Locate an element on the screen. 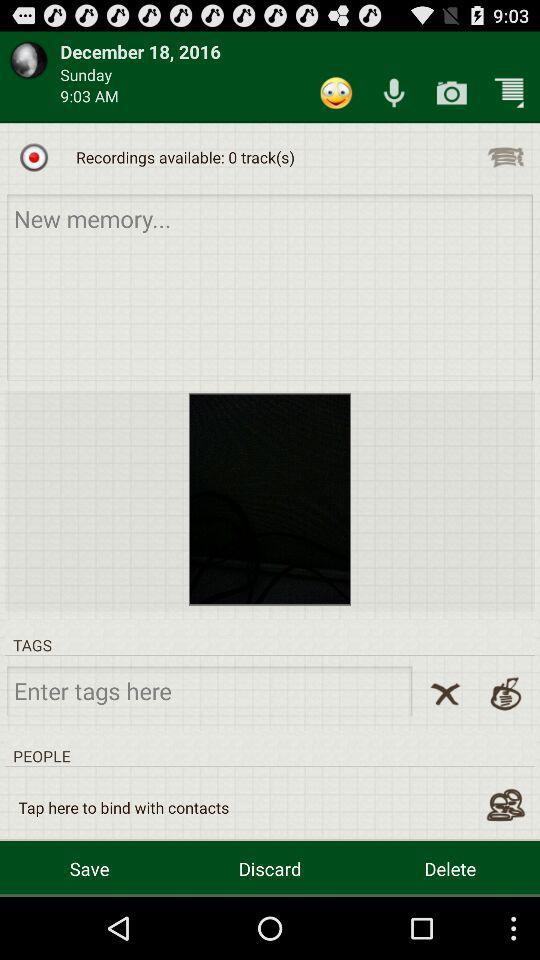  the icon above people is located at coordinates (445, 694).